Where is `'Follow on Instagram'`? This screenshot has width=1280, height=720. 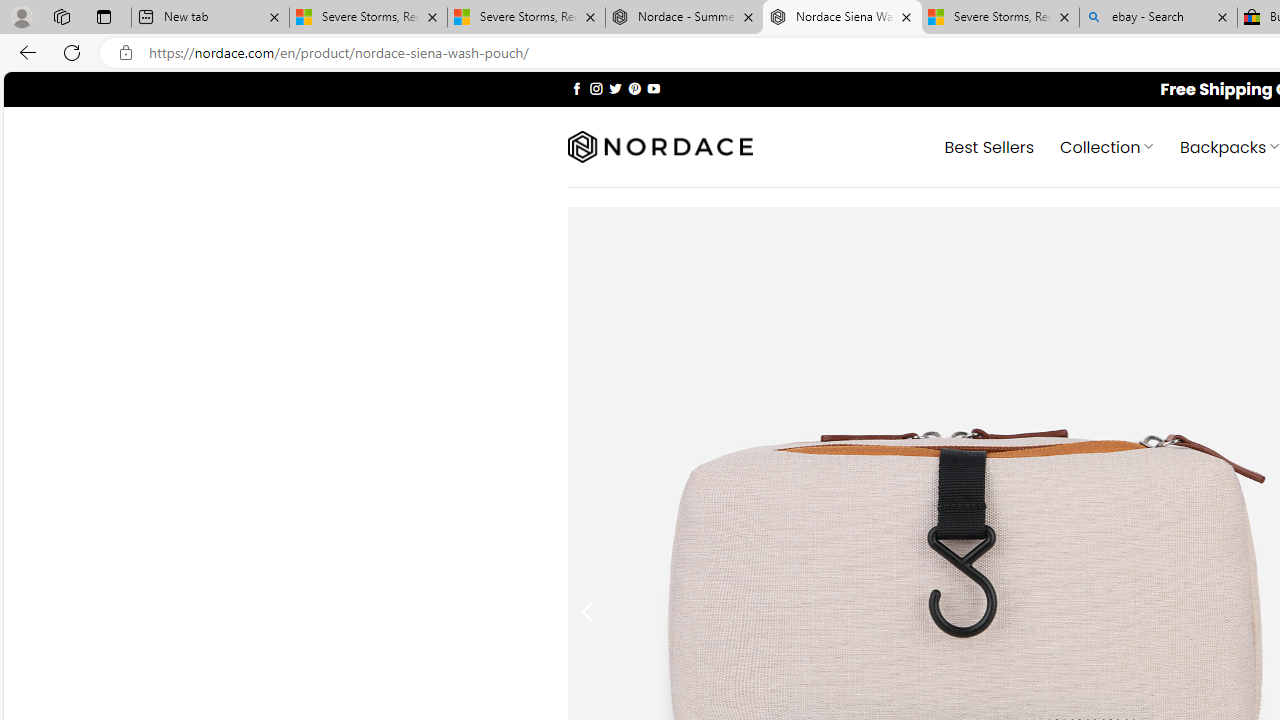
'Follow on Instagram' is located at coordinates (595, 87).